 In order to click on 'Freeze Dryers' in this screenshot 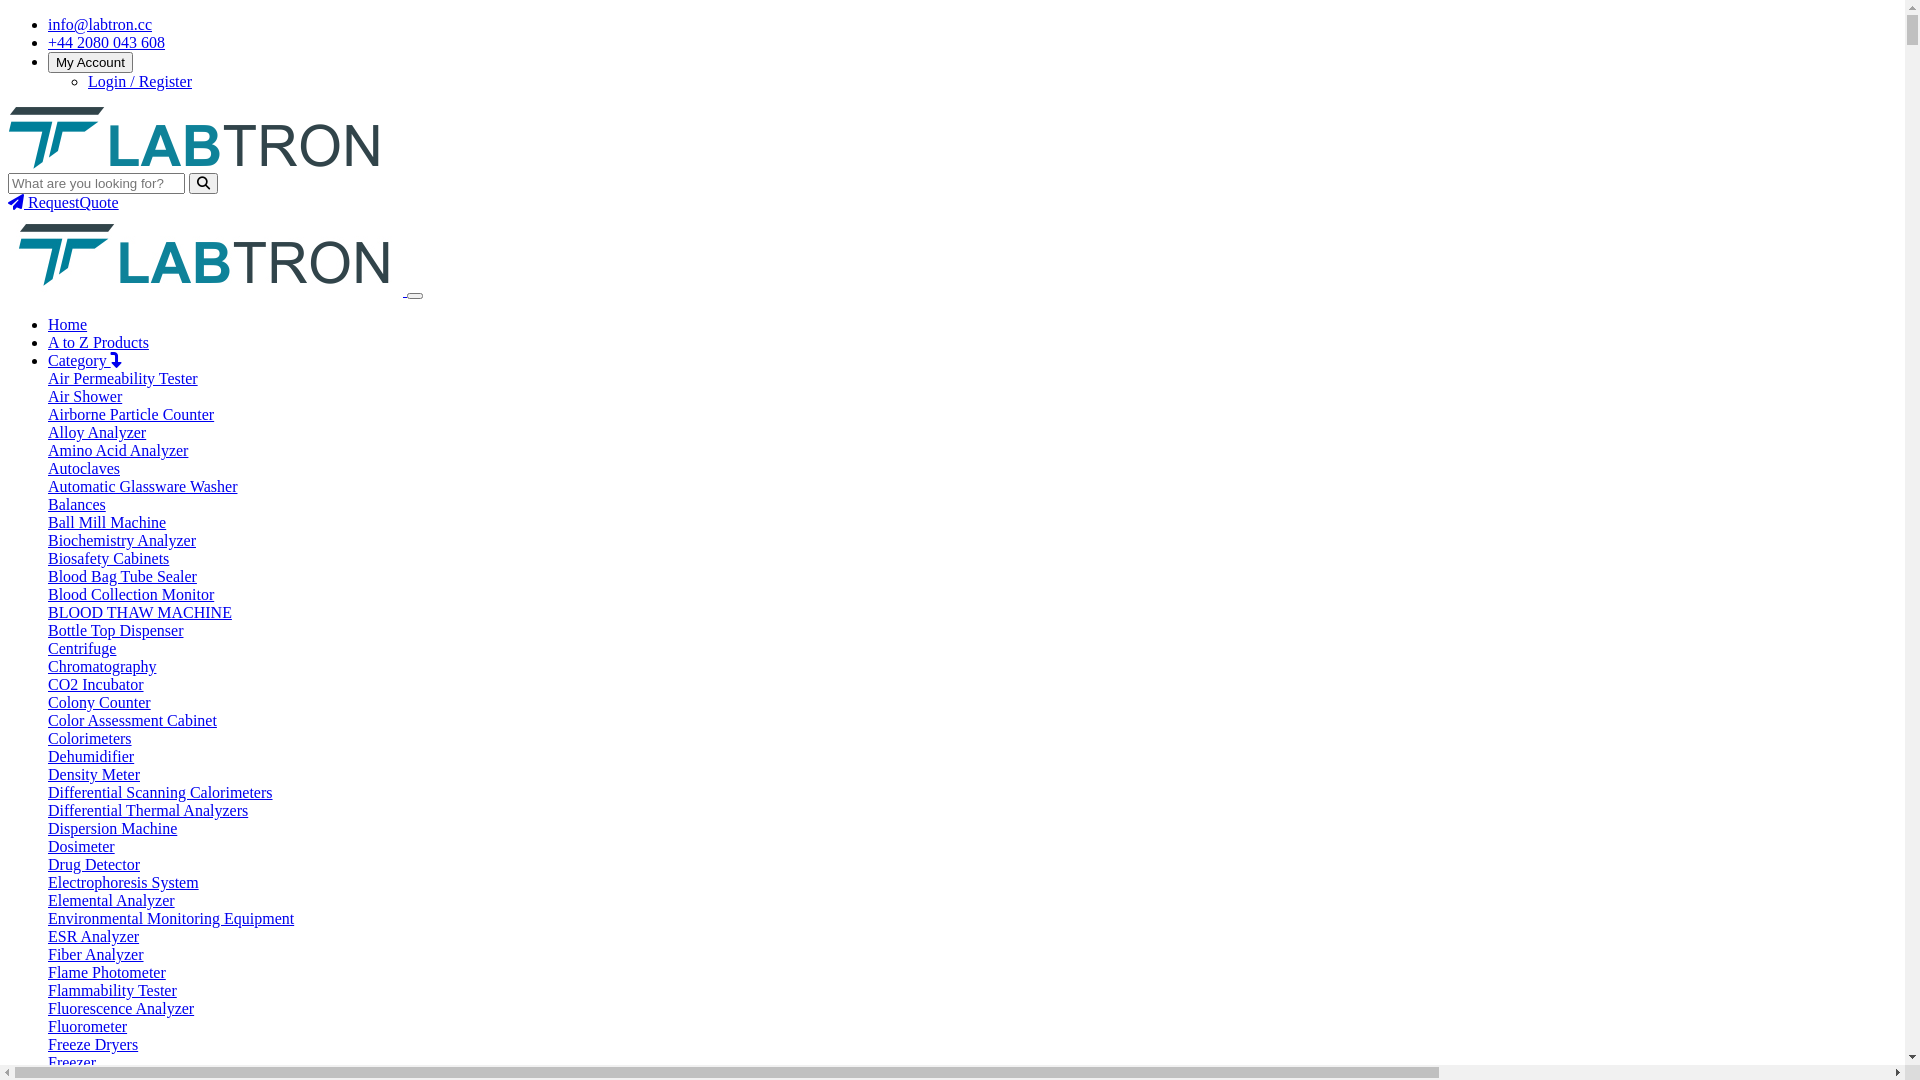, I will do `click(91, 1043)`.